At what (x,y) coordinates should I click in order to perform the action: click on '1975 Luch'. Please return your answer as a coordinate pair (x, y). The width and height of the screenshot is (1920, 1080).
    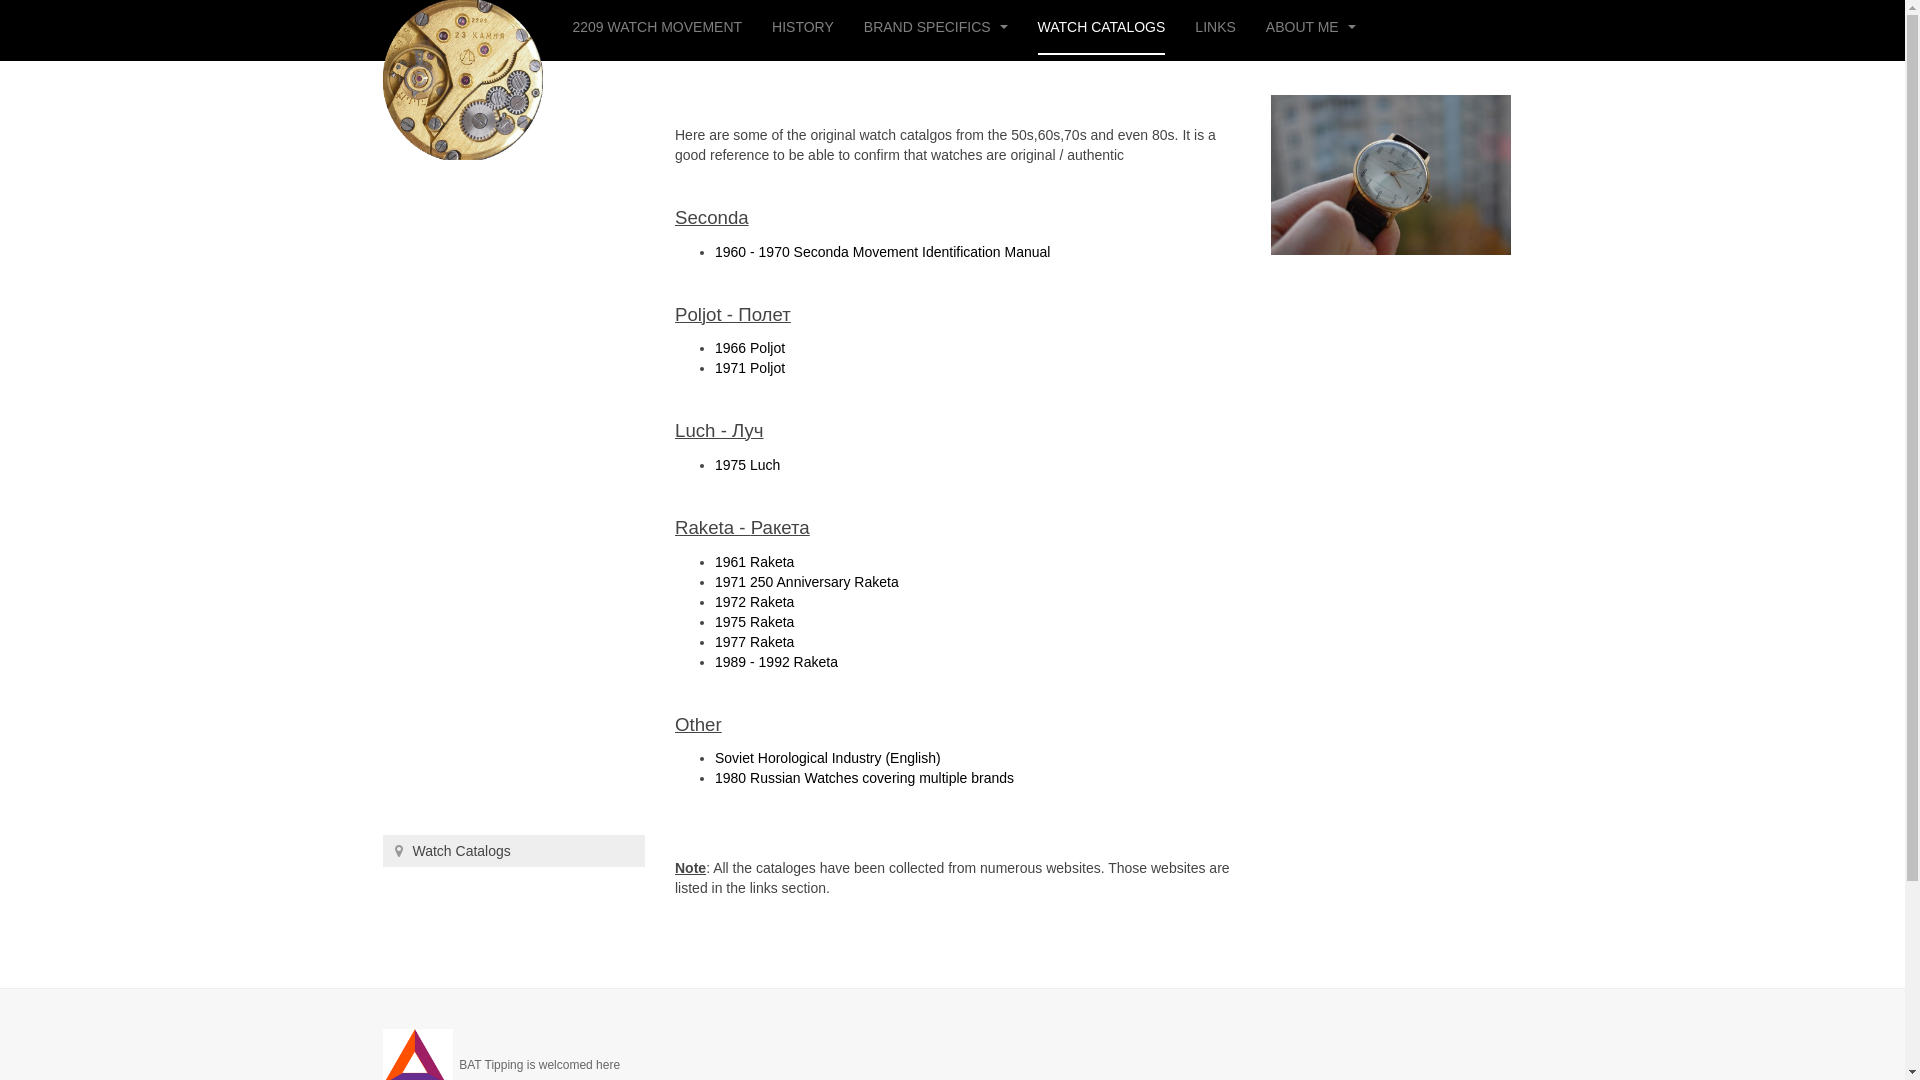
    Looking at the image, I should click on (746, 465).